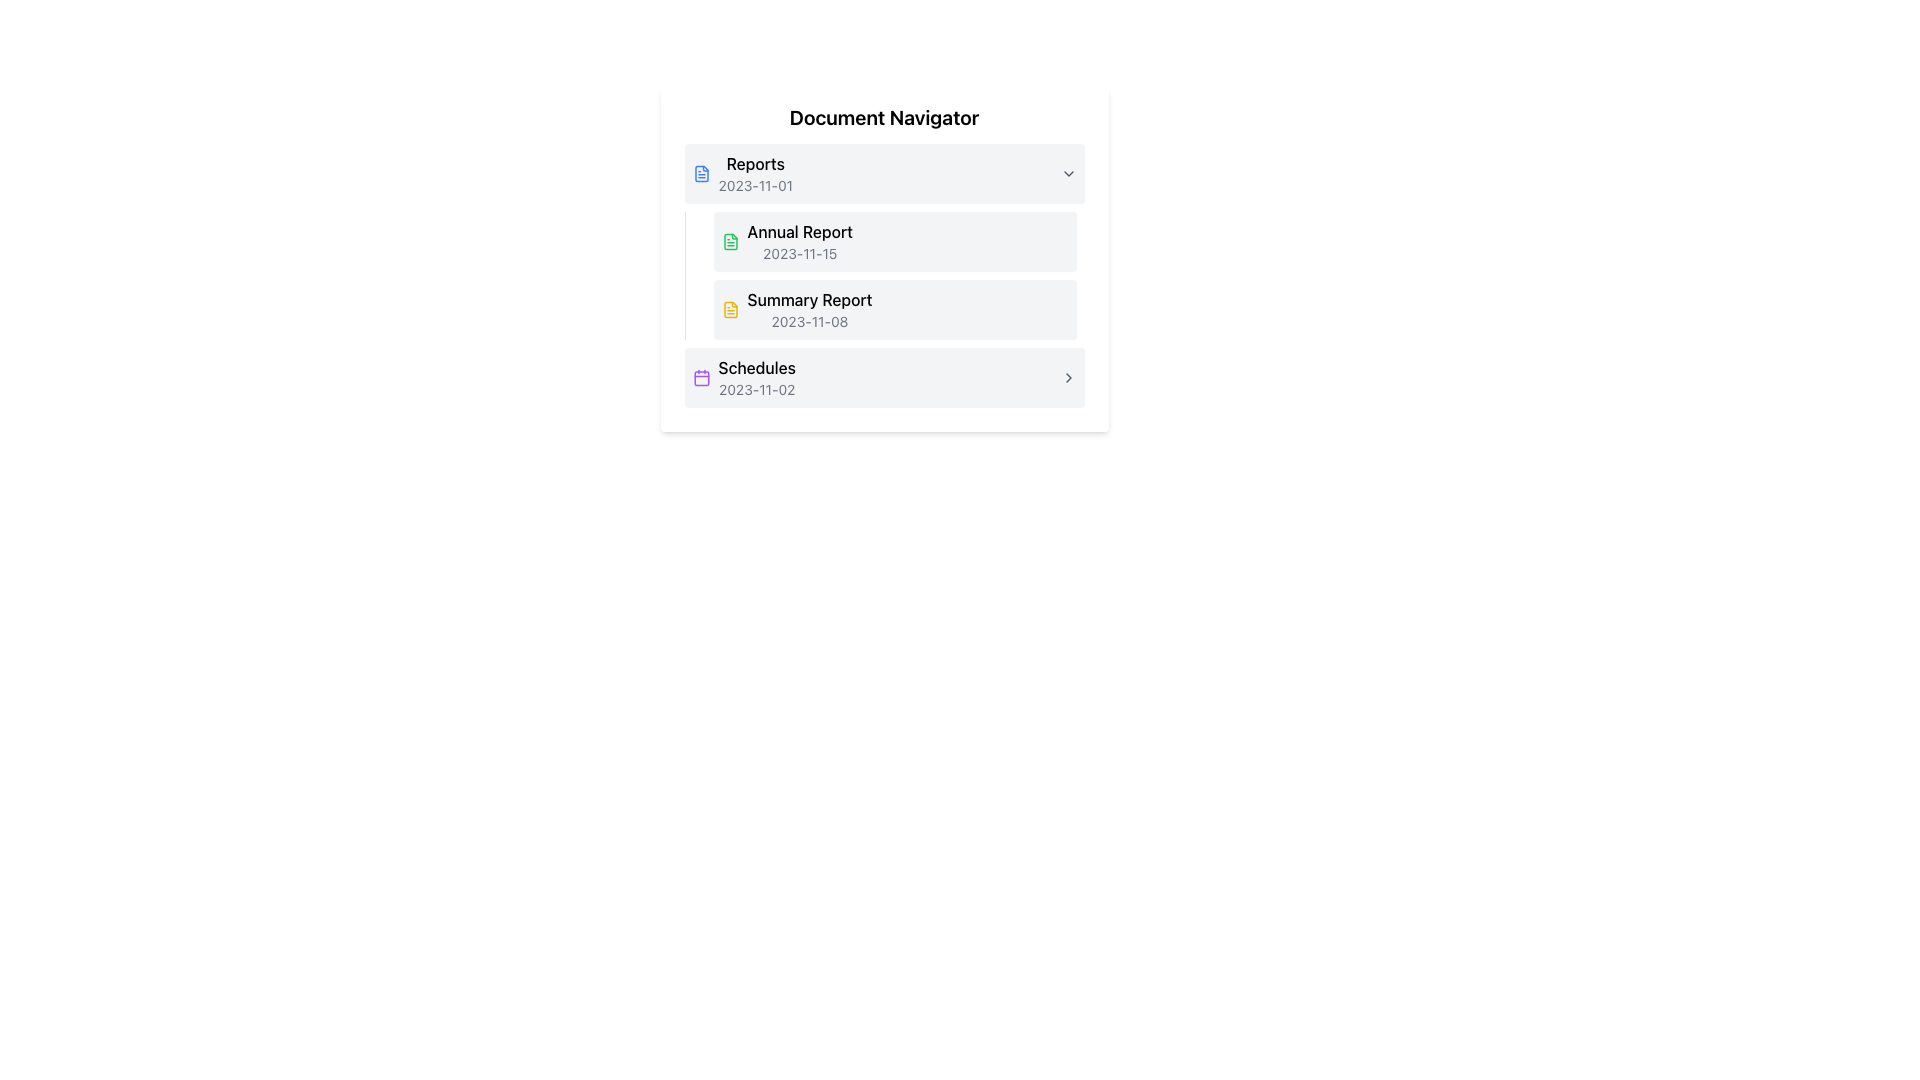 The image size is (1920, 1080). I want to click on the purple calendar icon located to the left of the 'Schedules' text in the horizontal row of schedule information, so click(701, 378).